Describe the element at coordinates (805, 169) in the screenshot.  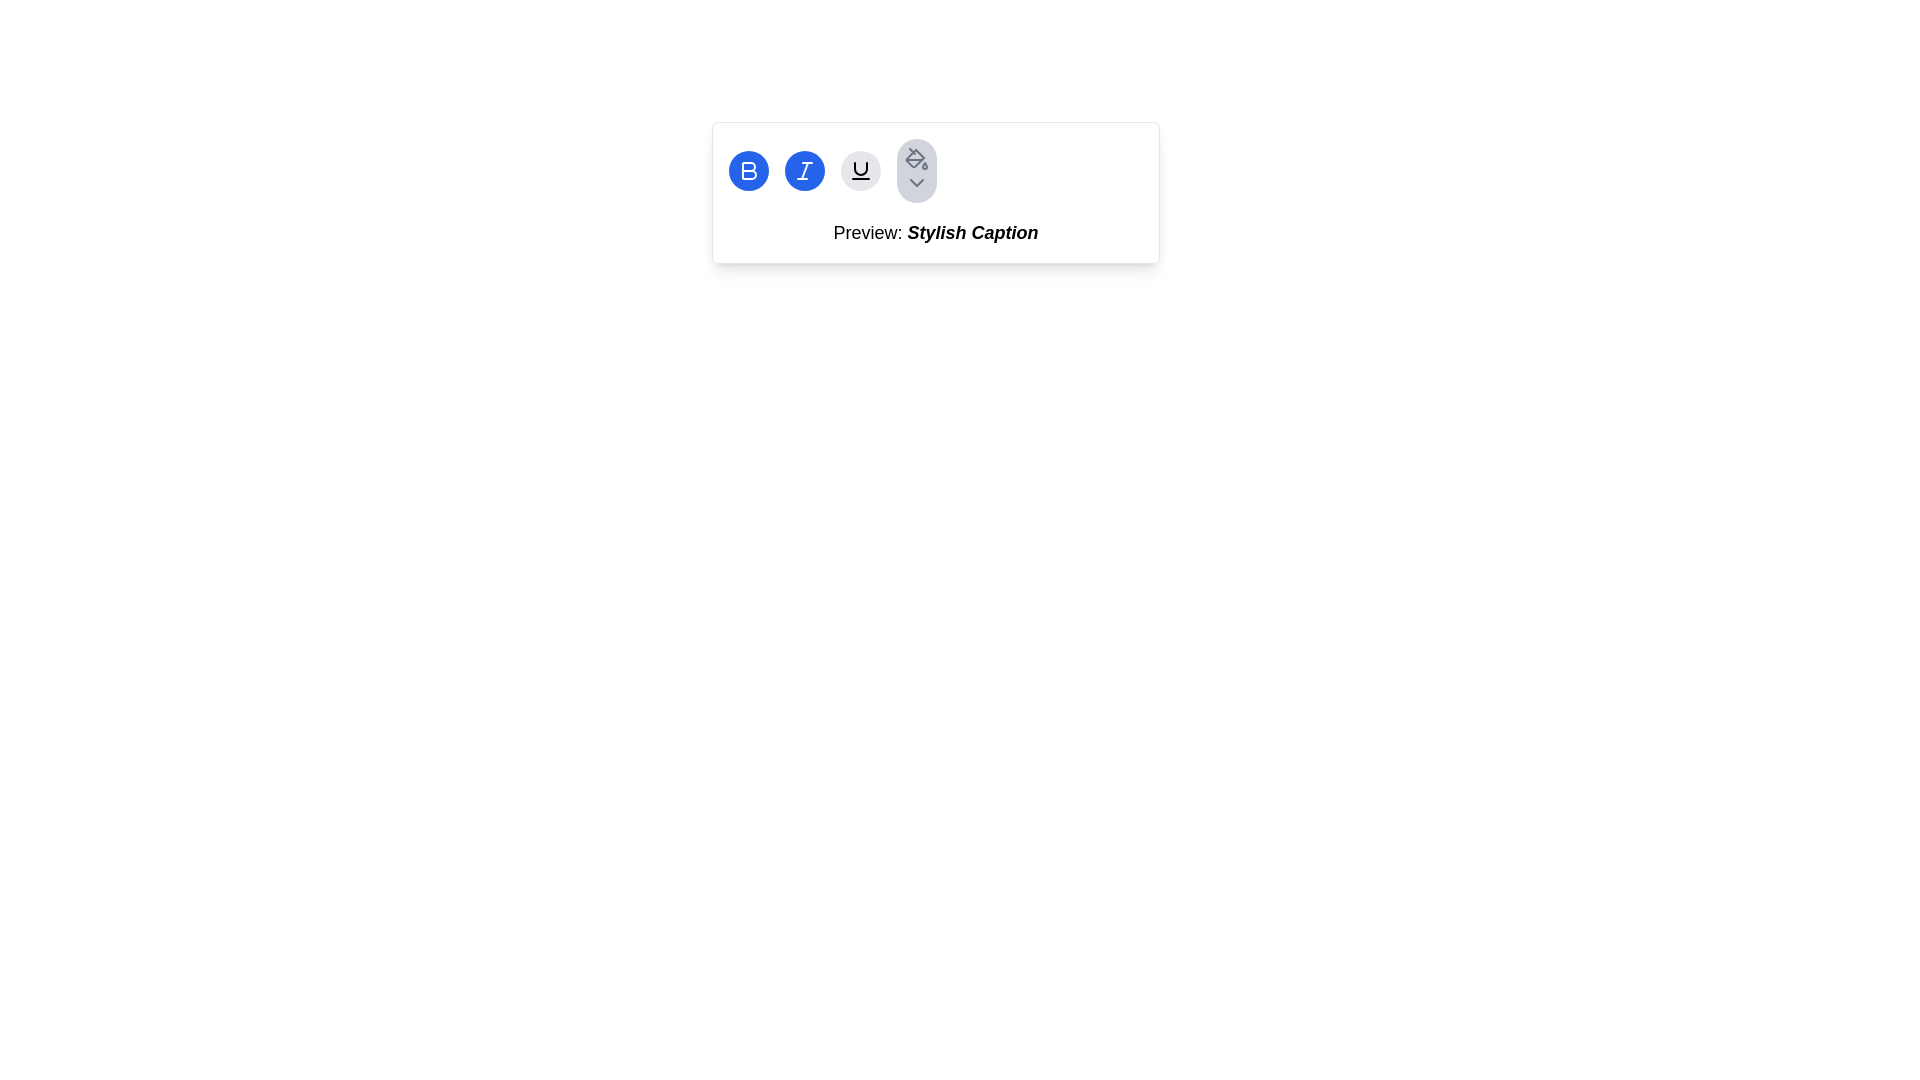
I see `the vertical line within the middle of the italicized 'I' icon` at that location.